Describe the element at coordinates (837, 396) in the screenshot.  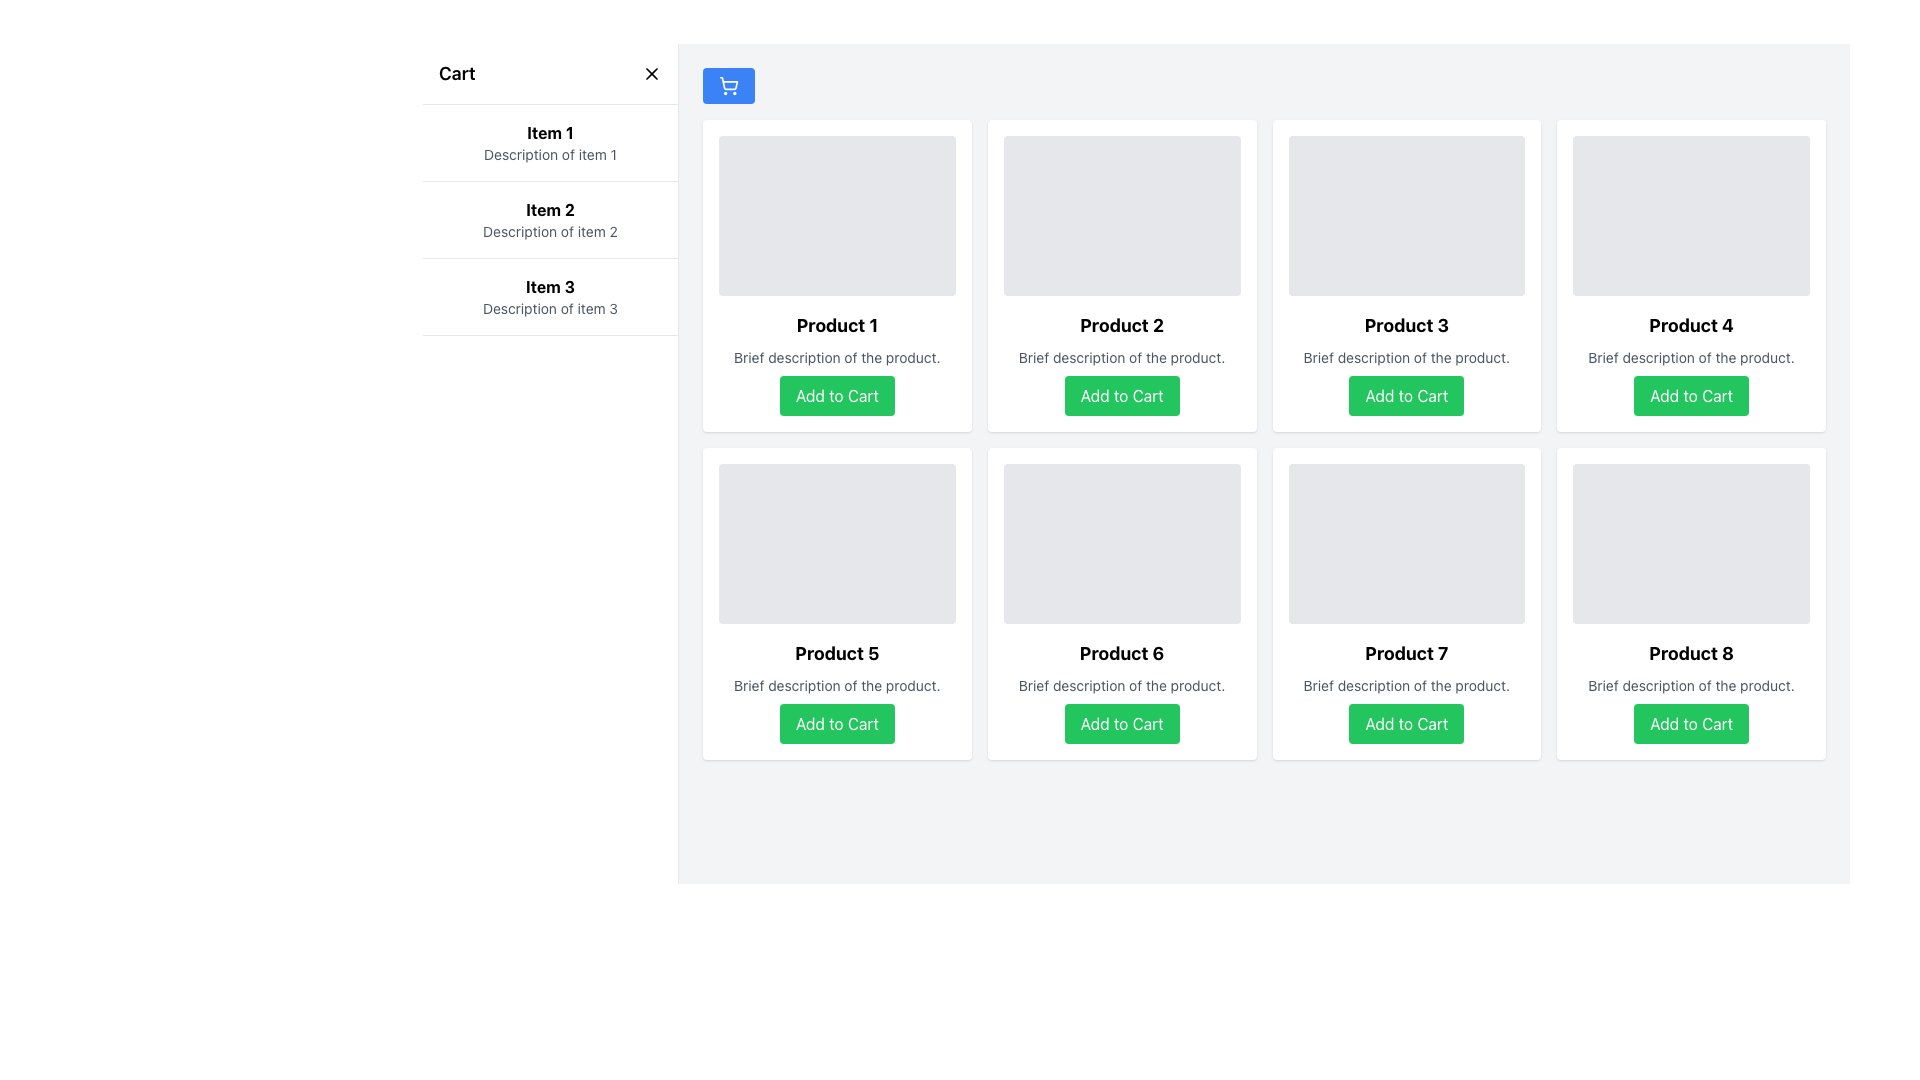
I see `the 'Add to Cart' button for 'Product 1' located at the bottom of the product card in the top left of the grid` at that location.